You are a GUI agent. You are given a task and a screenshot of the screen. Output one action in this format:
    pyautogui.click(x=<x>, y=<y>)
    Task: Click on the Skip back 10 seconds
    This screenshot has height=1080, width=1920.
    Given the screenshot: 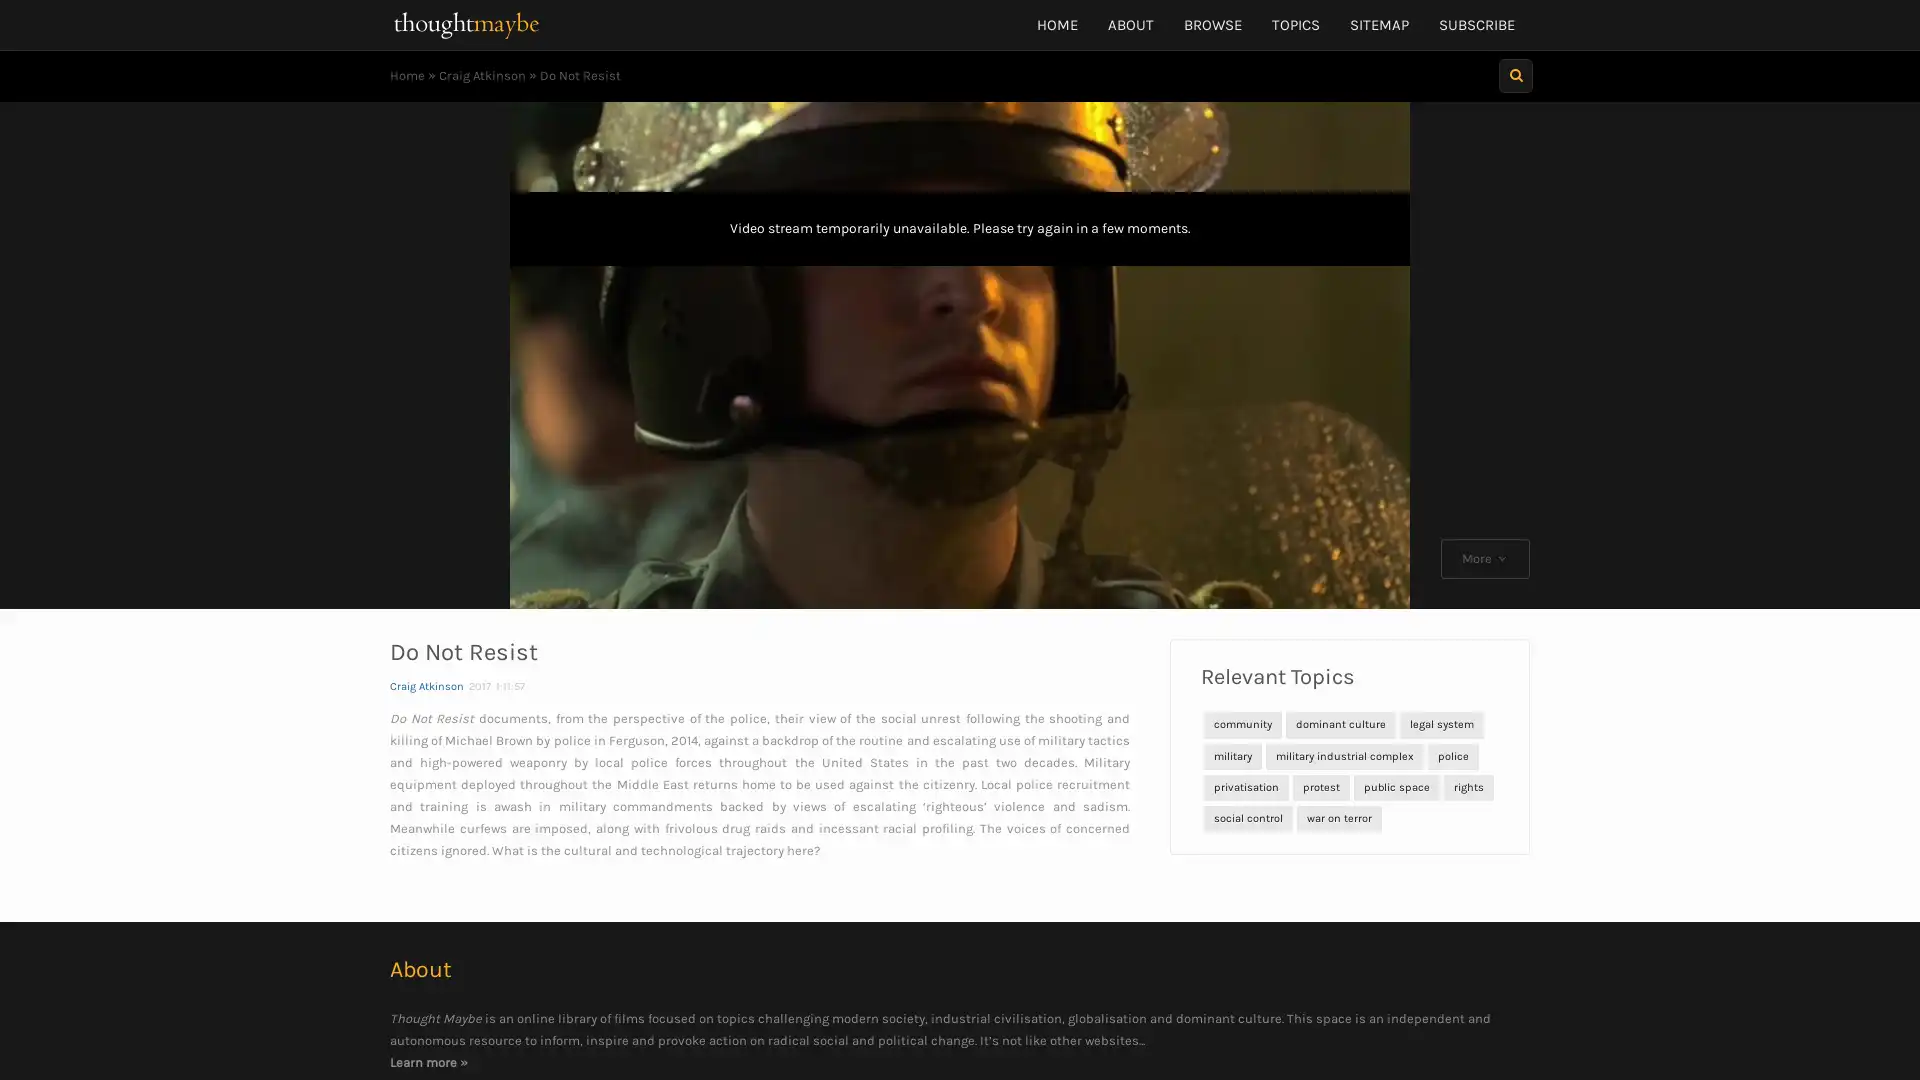 What is the action you would take?
    pyautogui.click(x=566, y=588)
    